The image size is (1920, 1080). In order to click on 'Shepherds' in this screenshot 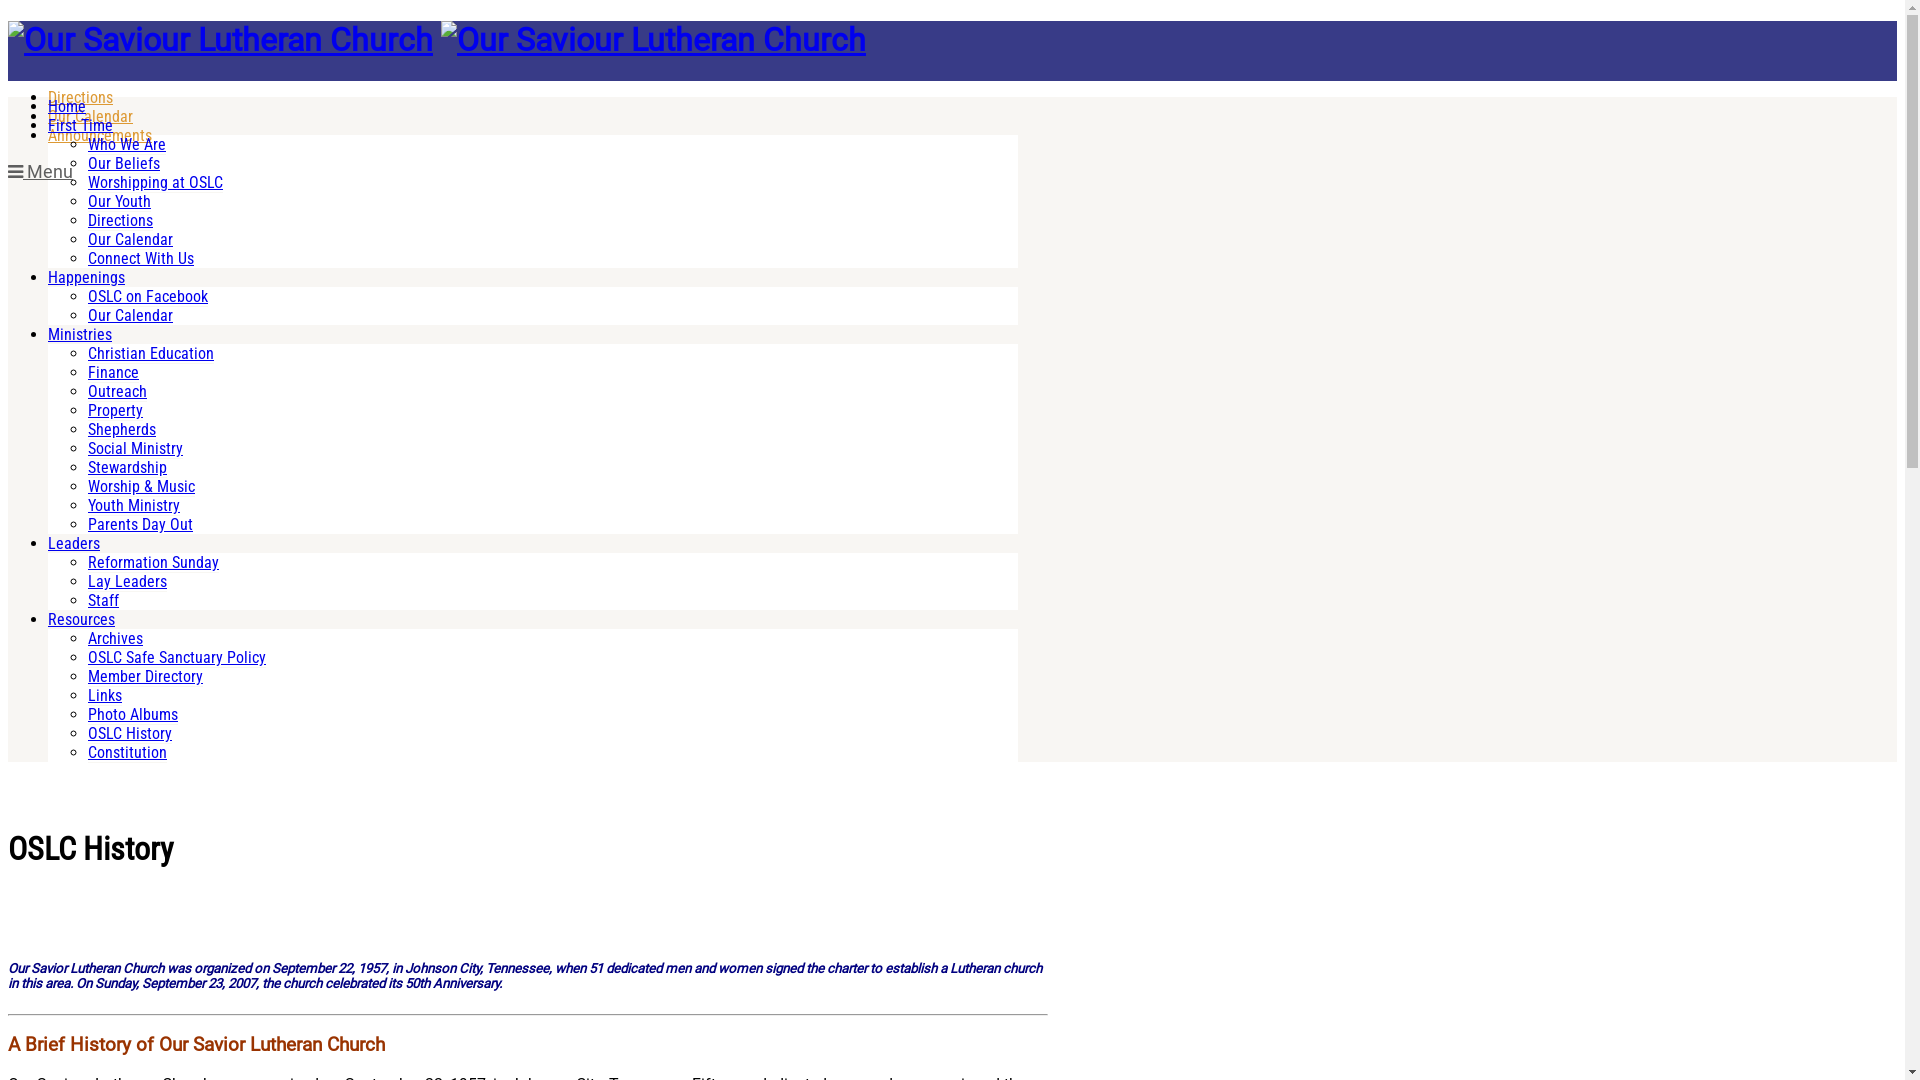, I will do `click(86, 428)`.